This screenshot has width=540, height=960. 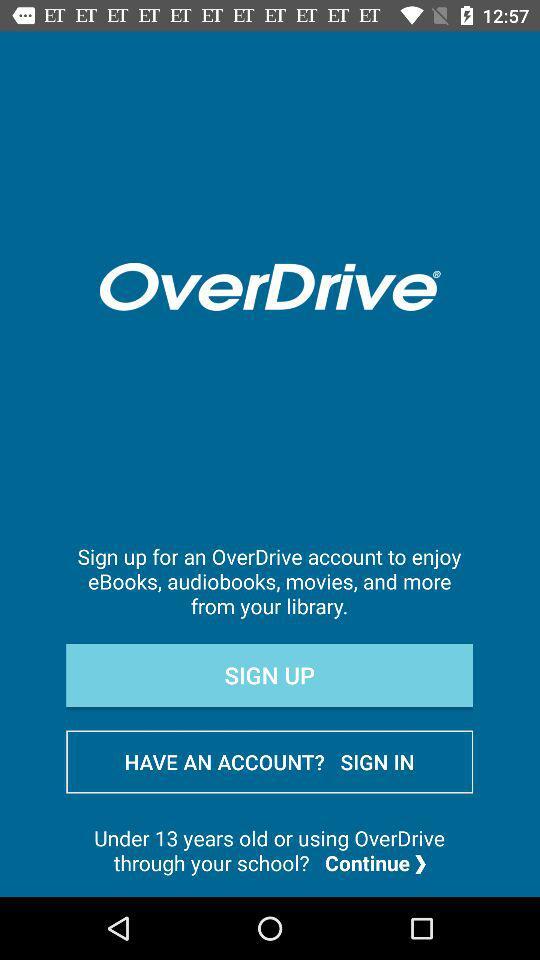 What do you see at coordinates (269, 849) in the screenshot?
I see `the item below the have an account item` at bounding box center [269, 849].